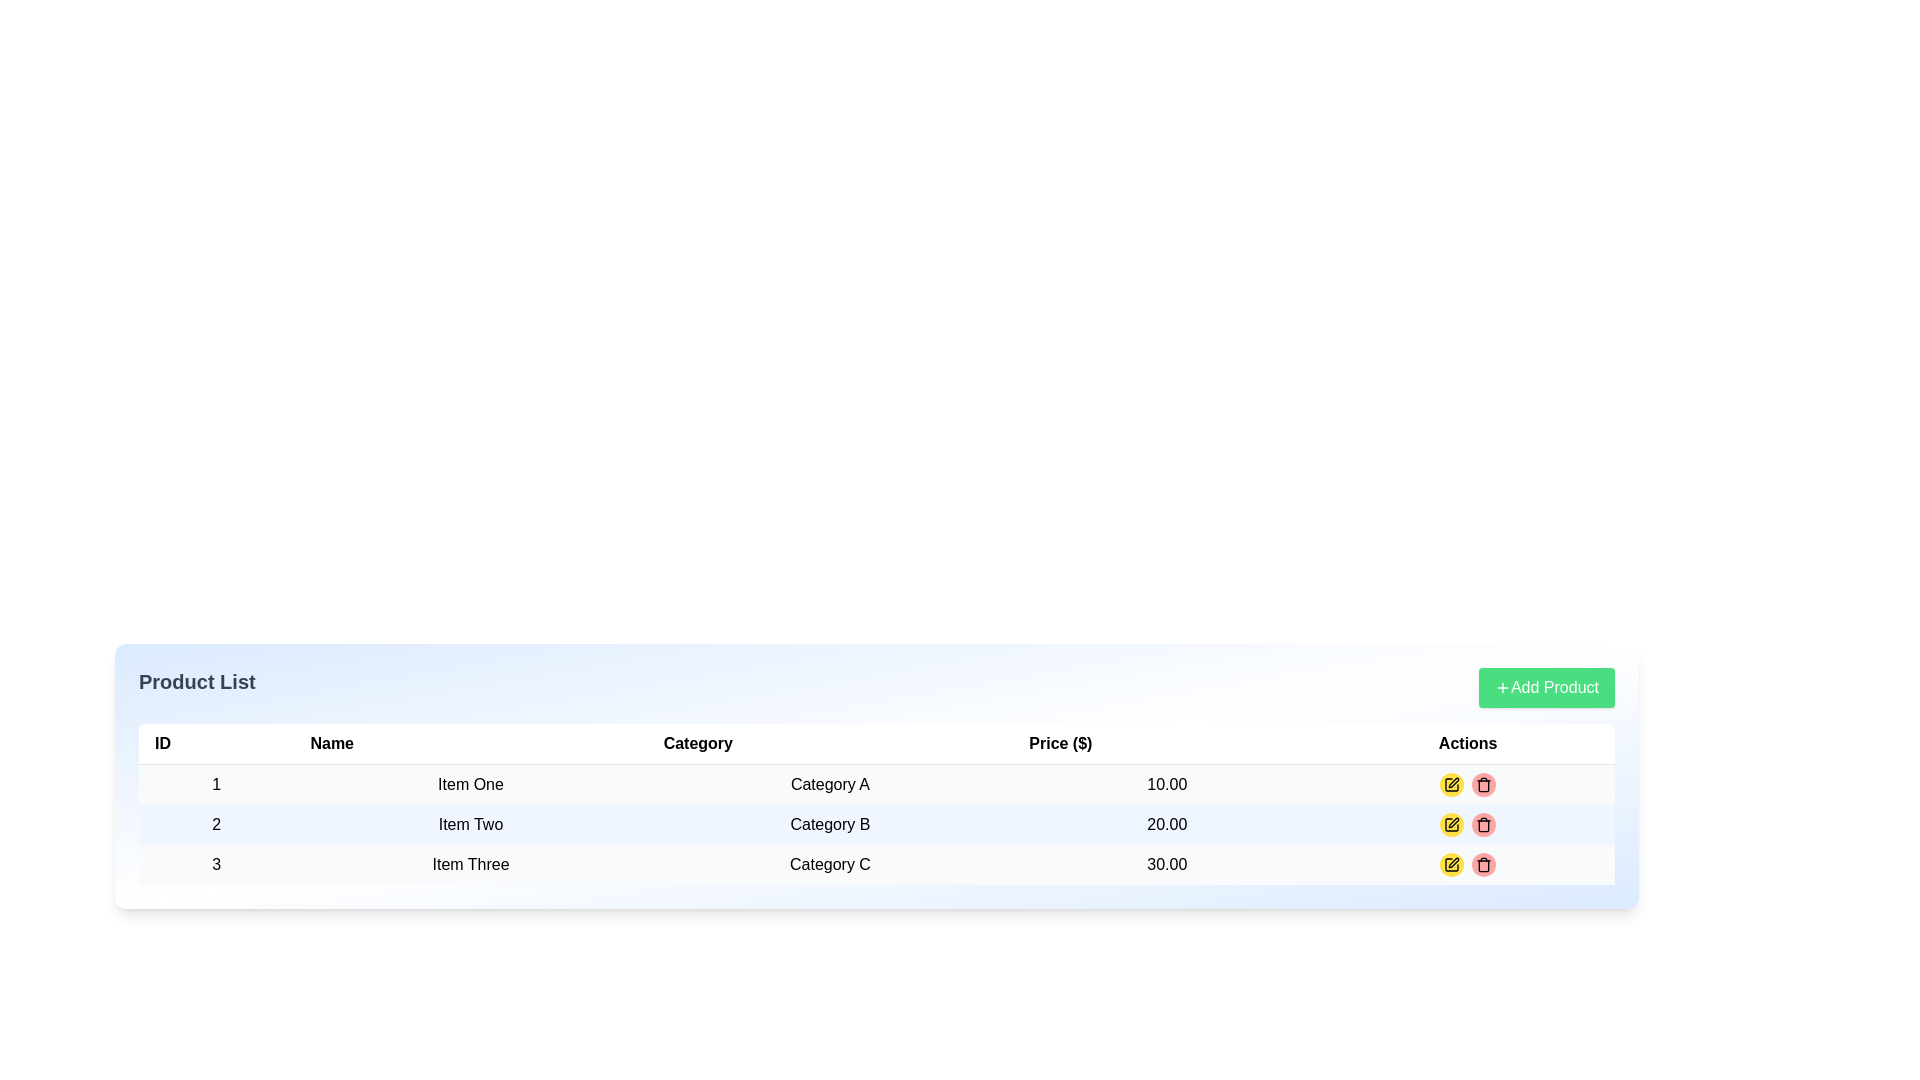 The image size is (1920, 1080). Describe the element at coordinates (1454, 782) in the screenshot. I see `the edit icon, which is a small pen or pencil icon on a yellow background located in the 'Actions' column for 'Item One' in the table` at that location.